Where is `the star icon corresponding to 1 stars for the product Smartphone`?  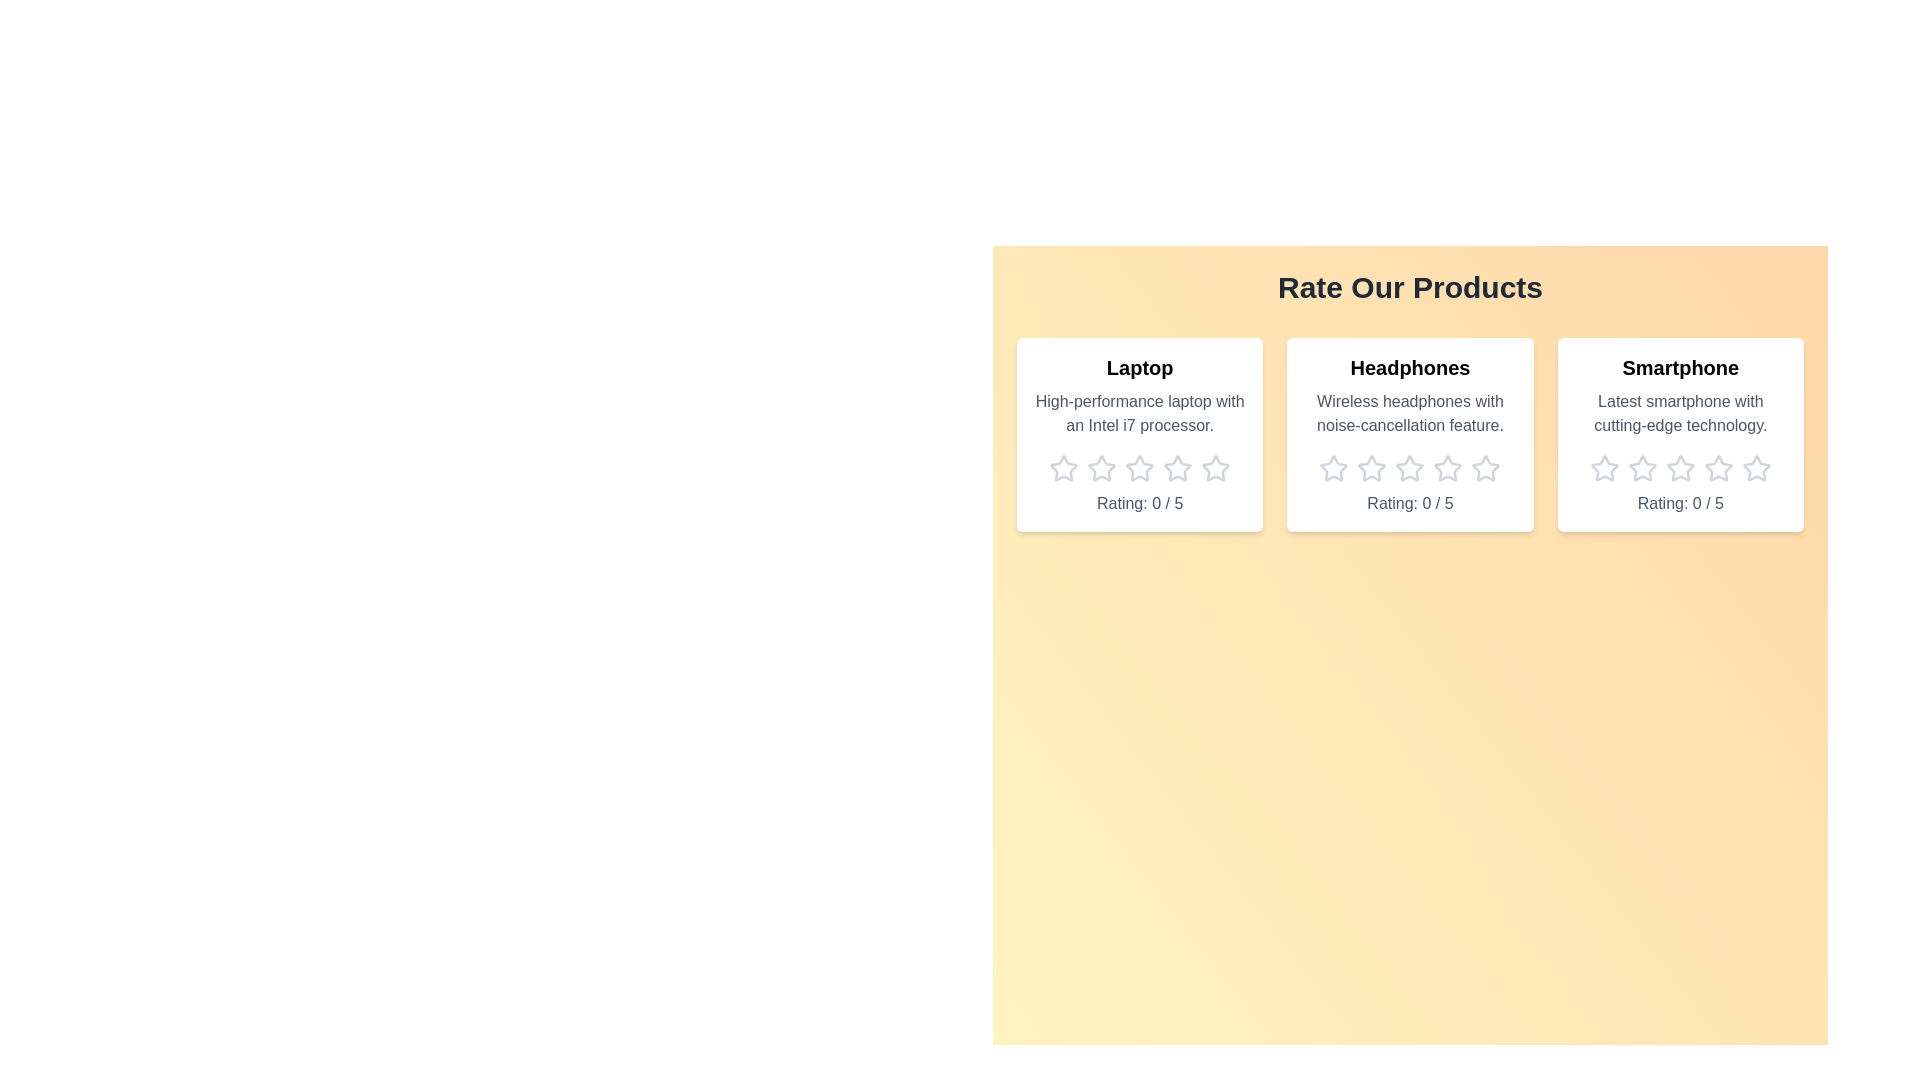 the star icon corresponding to 1 stars for the product Smartphone is located at coordinates (1603, 469).